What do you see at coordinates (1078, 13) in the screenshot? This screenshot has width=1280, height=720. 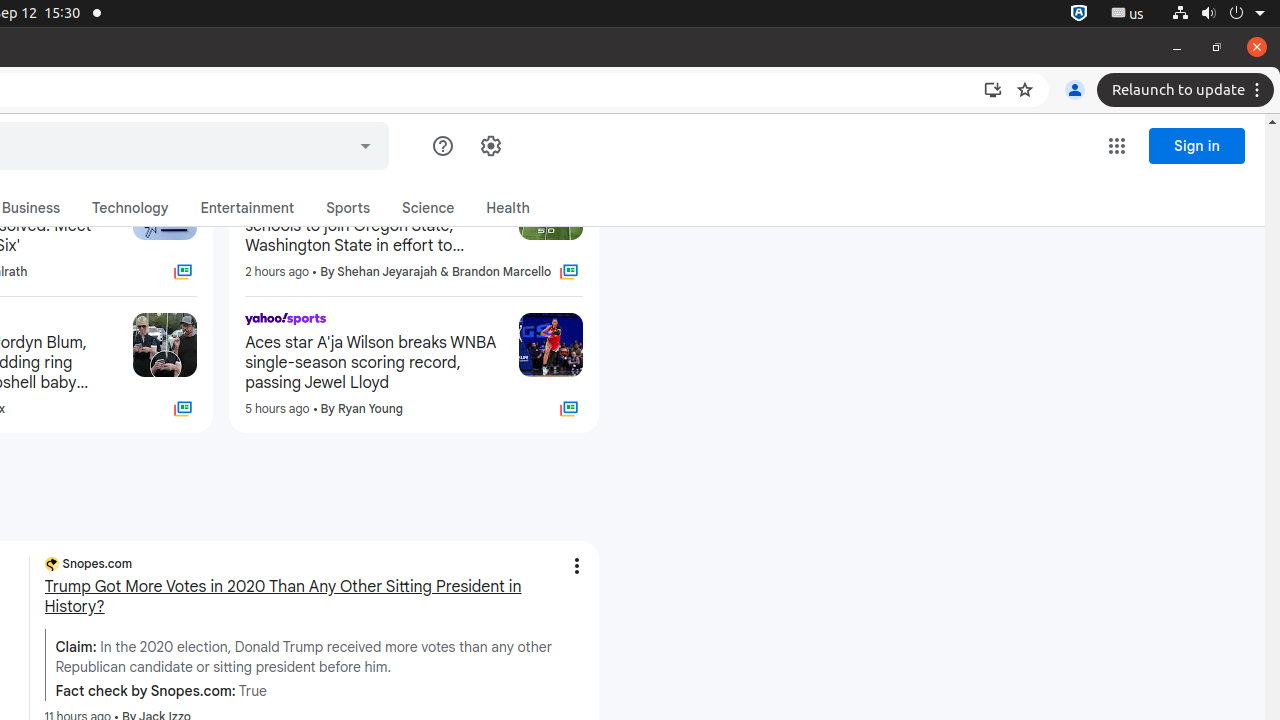 I see `':1.72/StatusNotifierItem'` at bounding box center [1078, 13].